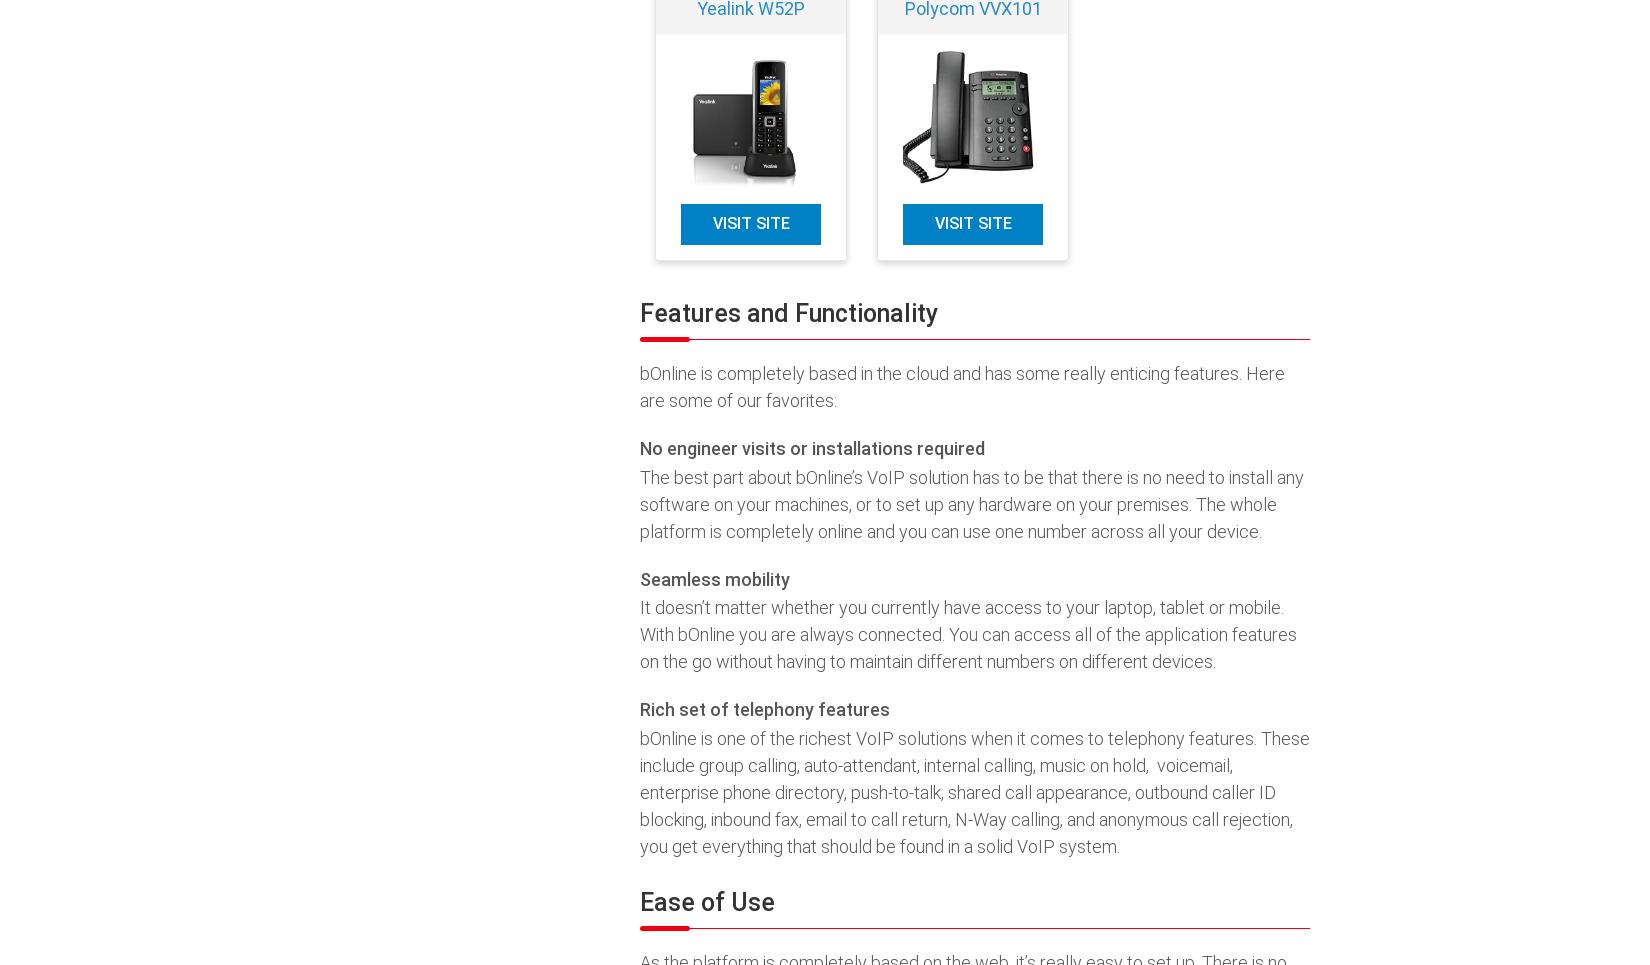  I want to click on 'Features and Functionality', so click(788, 311).